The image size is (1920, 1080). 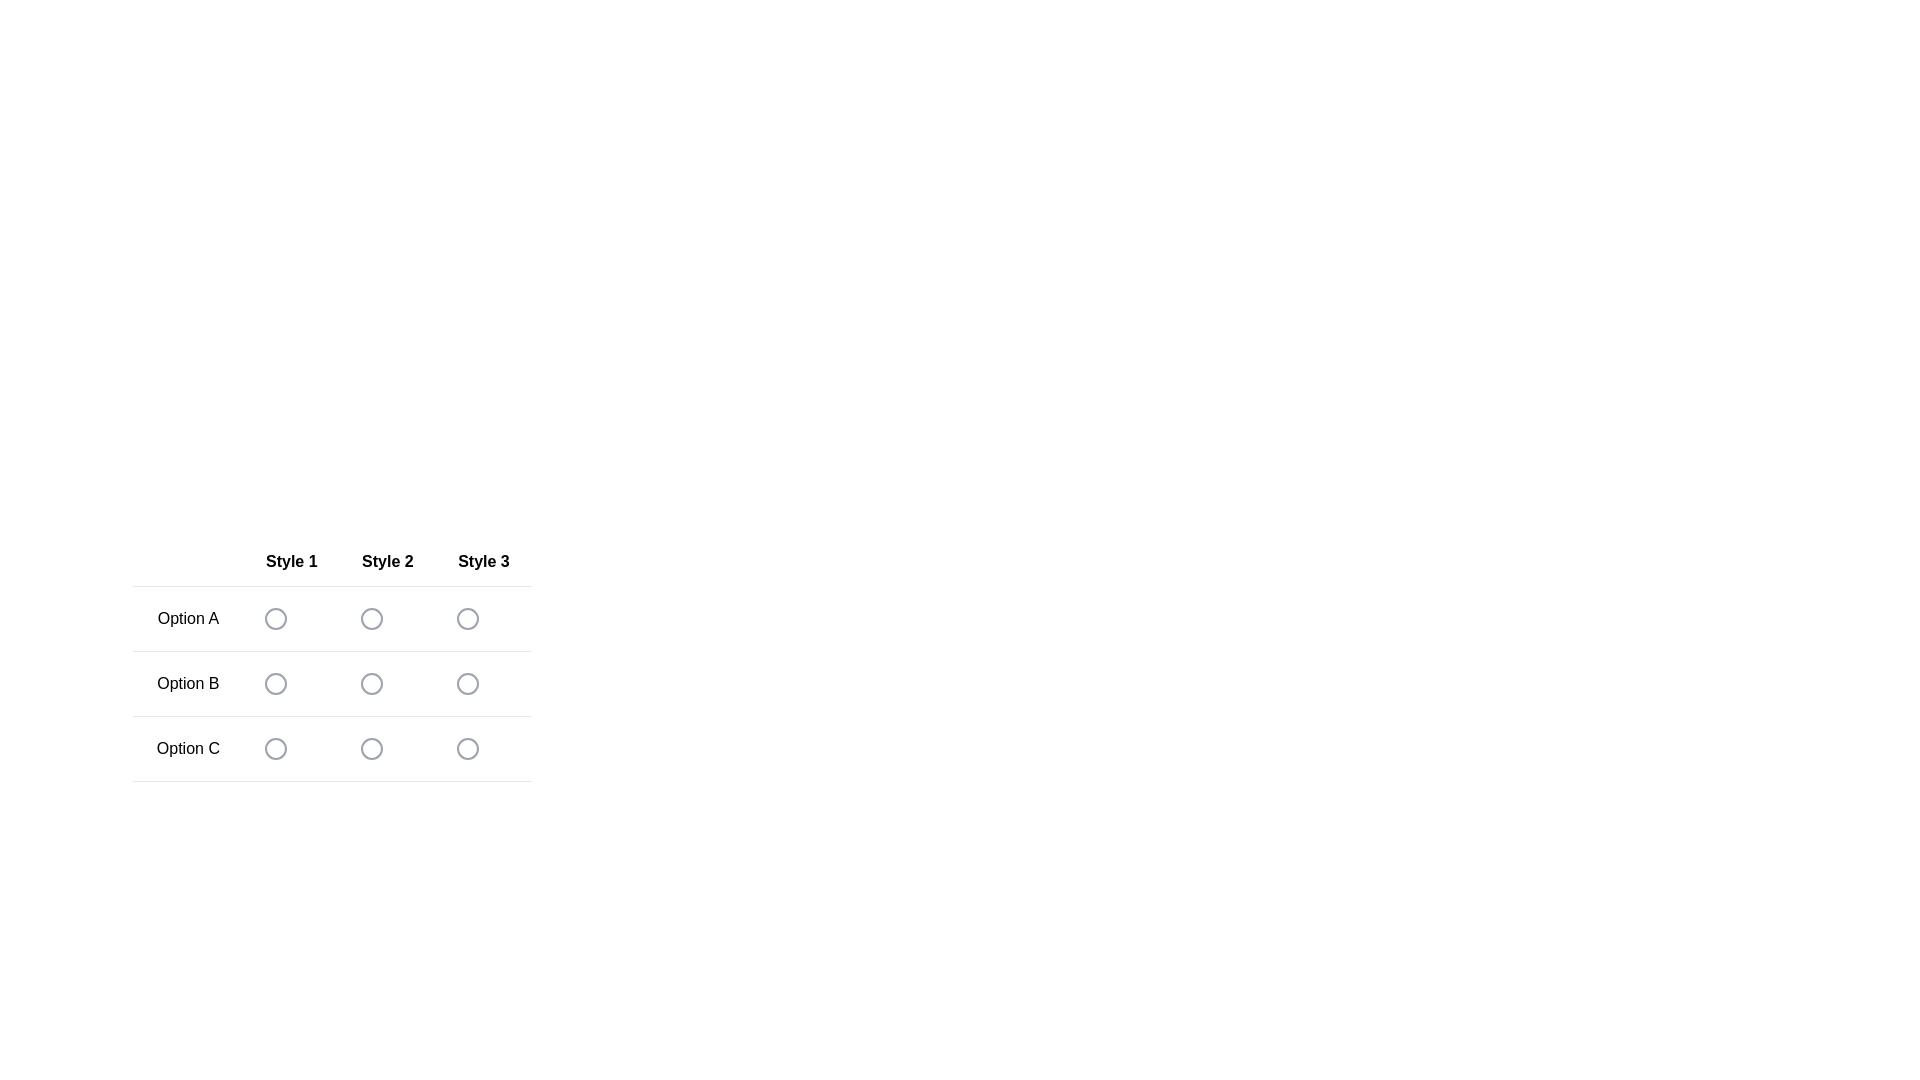 What do you see at coordinates (274, 617) in the screenshot?
I see `the first circular radio button labeled 'Option A'` at bounding box center [274, 617].